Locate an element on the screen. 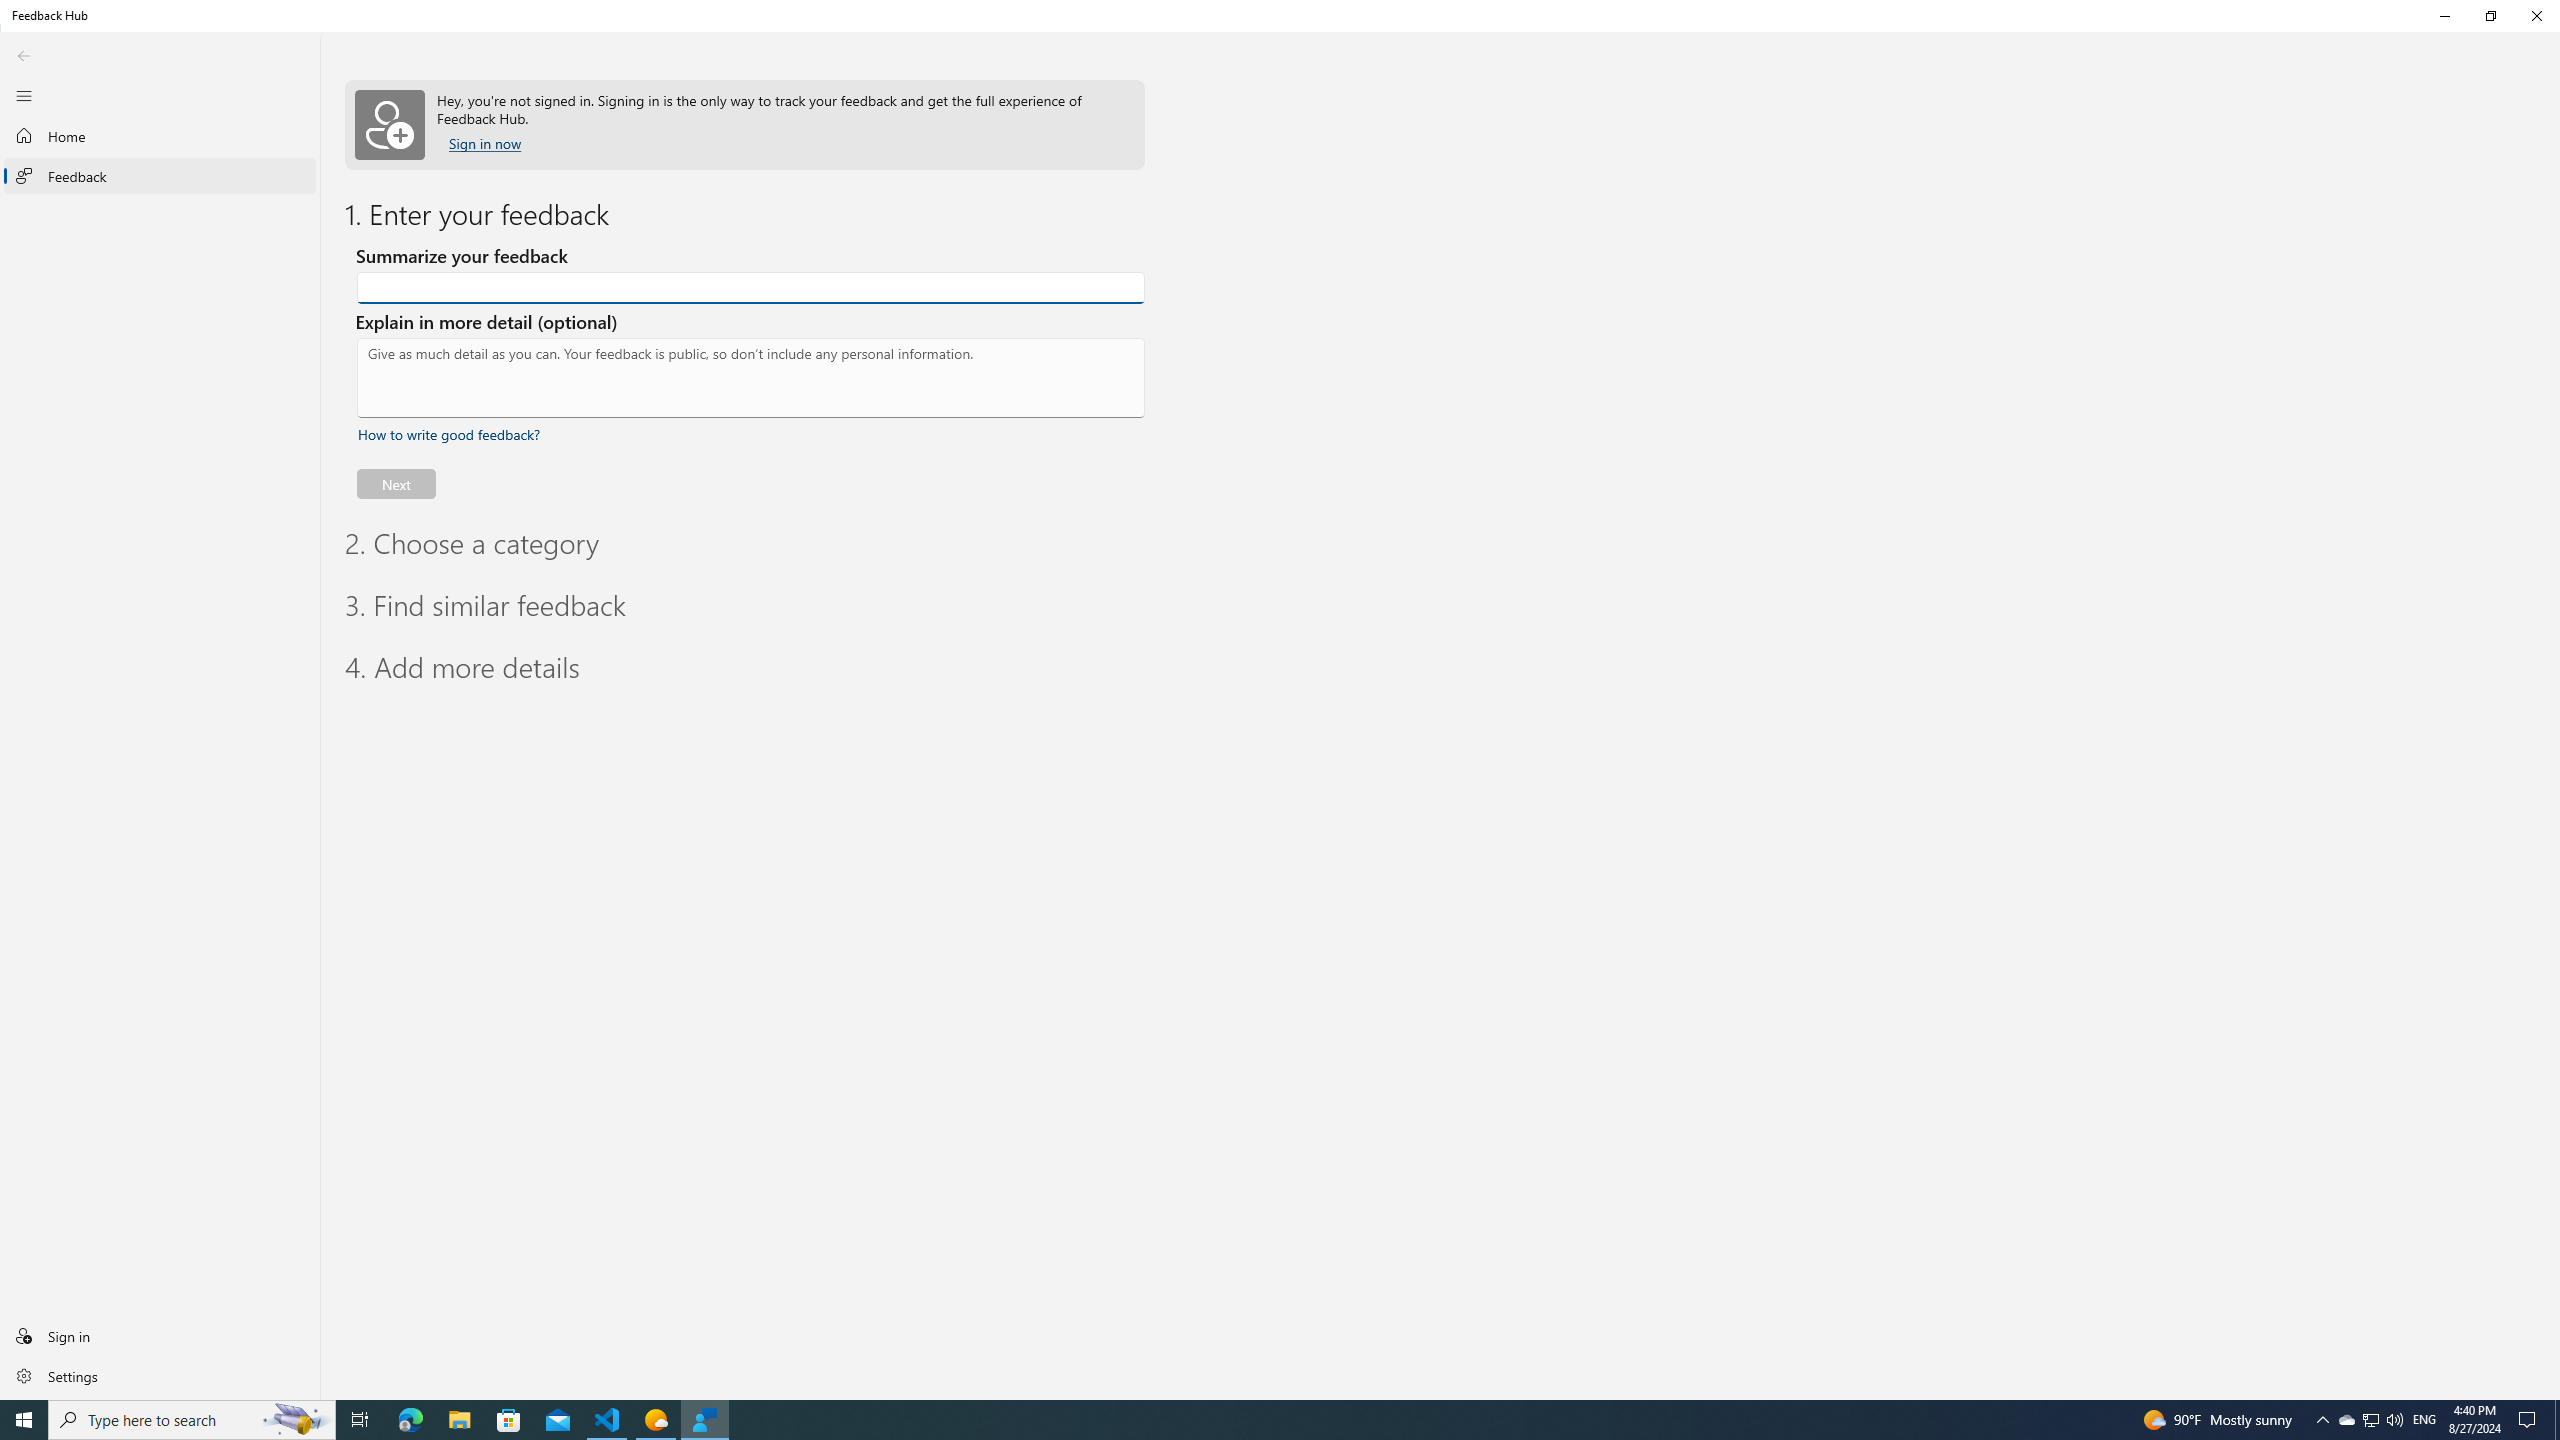 The image size is (2560, 1440). 'User Promoted Notification Area' is located at coordinates (2369, 1418).